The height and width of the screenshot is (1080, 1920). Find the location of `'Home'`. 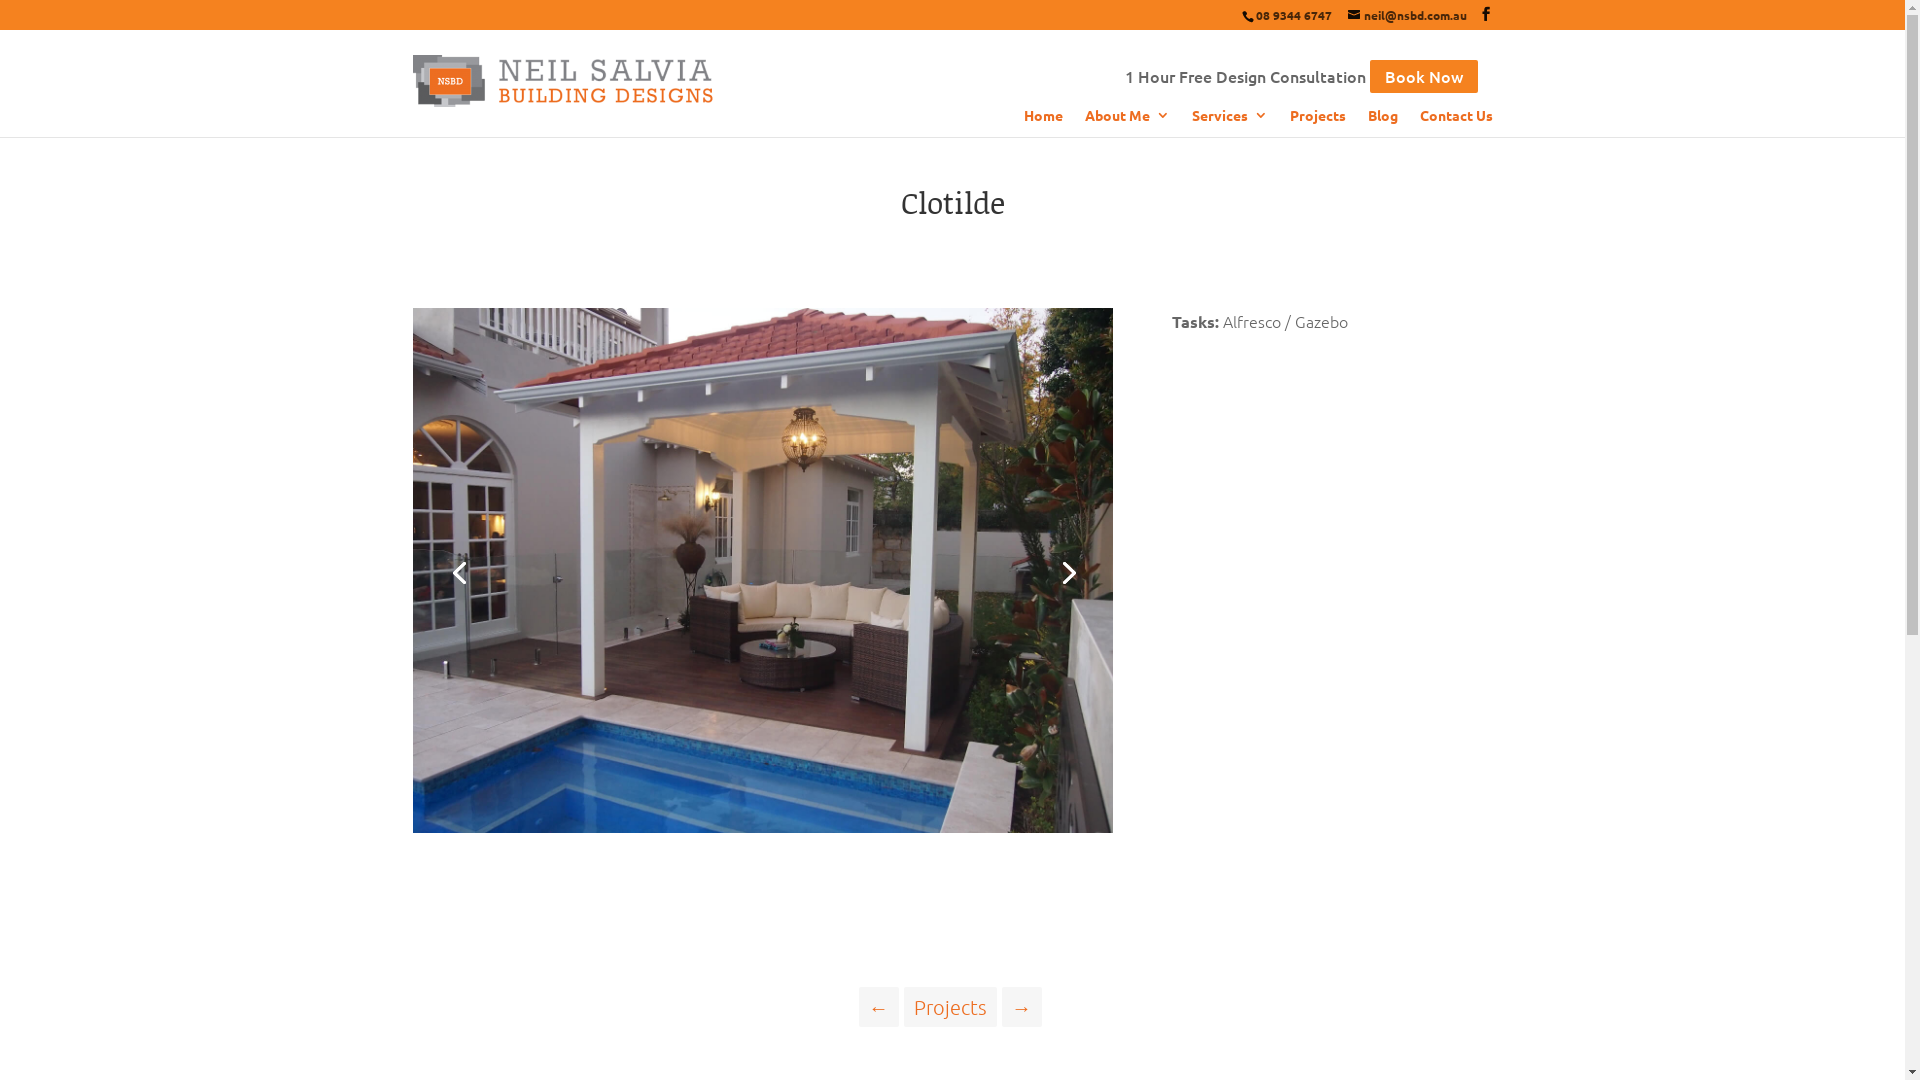

'Home' is located at coordinates (1042, 122).